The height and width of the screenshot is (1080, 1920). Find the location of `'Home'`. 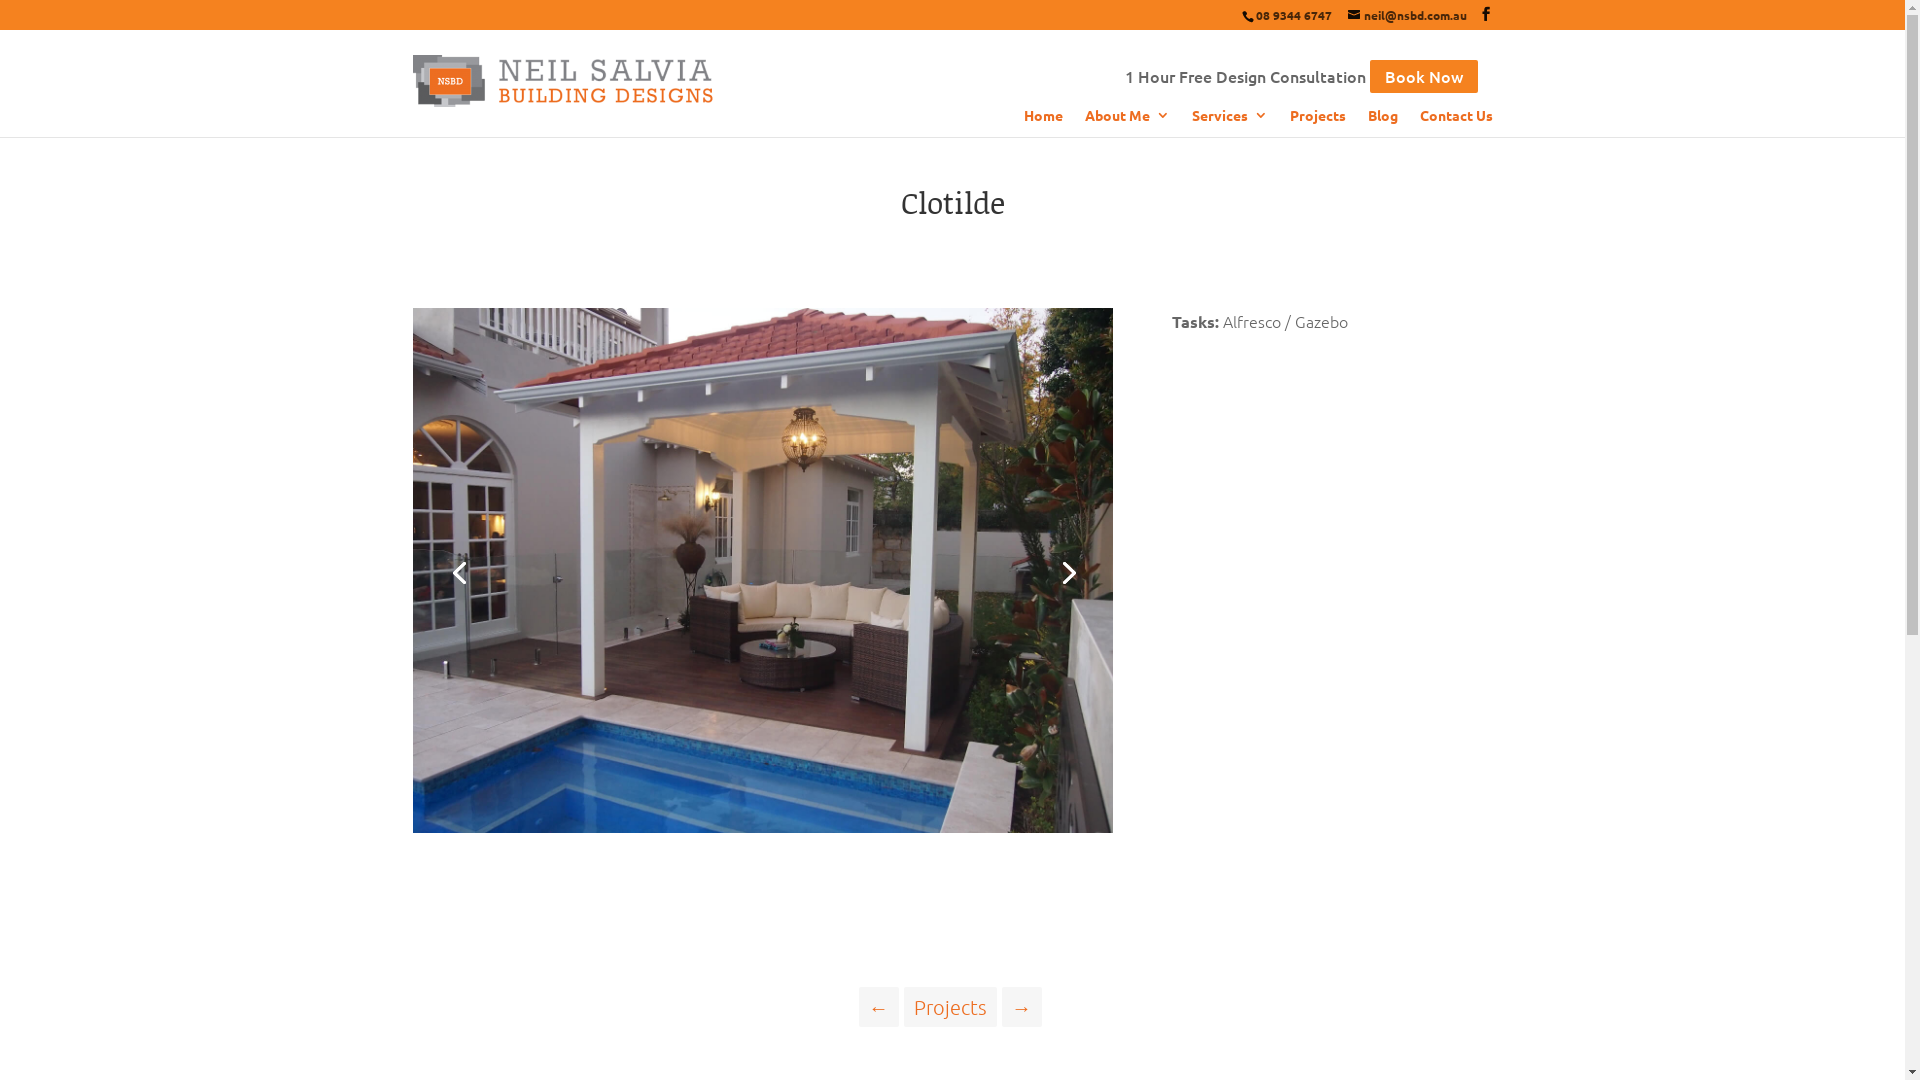

'Home' is located at coordinates (1042, 122).